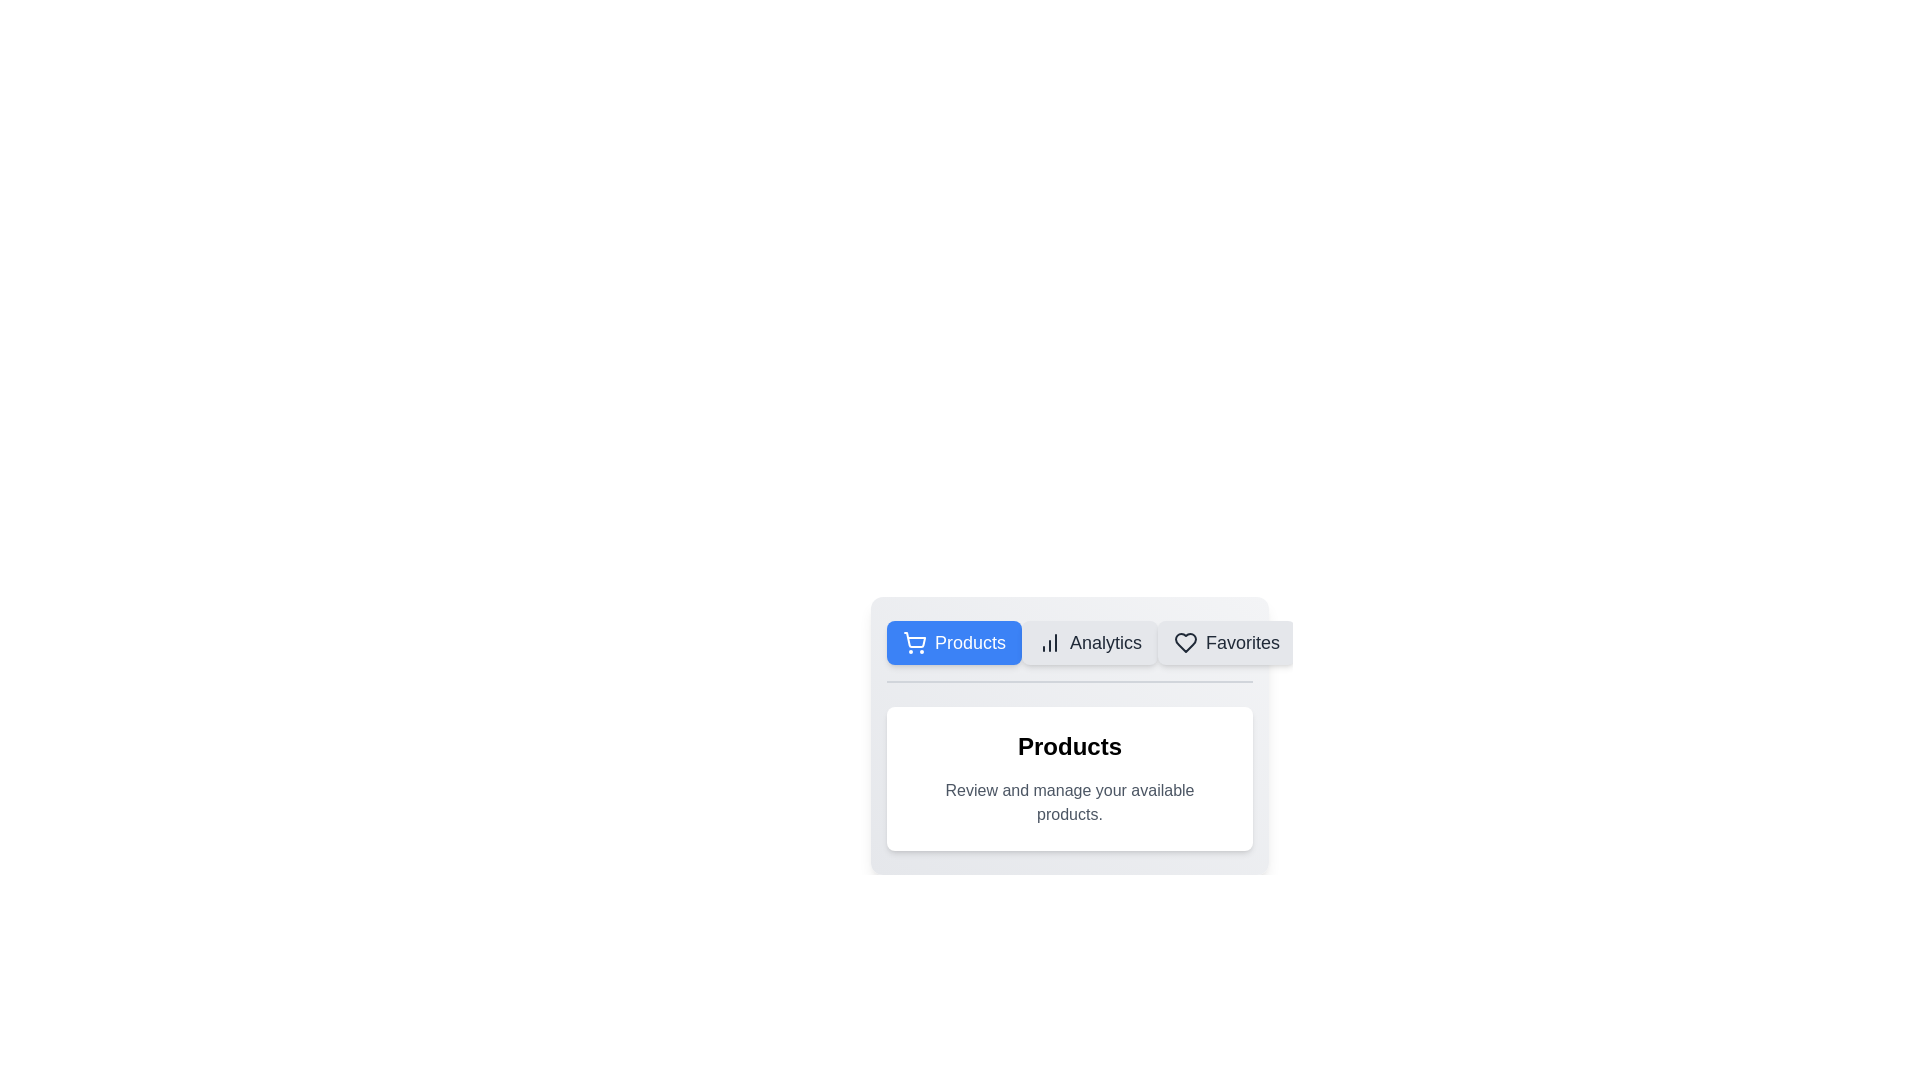  Describe the element at coordinates (1185, 643) in the screenshot. I see `the favorites icon located in the menu bar at the top of the content card, which represents a favorites or like feature` at that location.